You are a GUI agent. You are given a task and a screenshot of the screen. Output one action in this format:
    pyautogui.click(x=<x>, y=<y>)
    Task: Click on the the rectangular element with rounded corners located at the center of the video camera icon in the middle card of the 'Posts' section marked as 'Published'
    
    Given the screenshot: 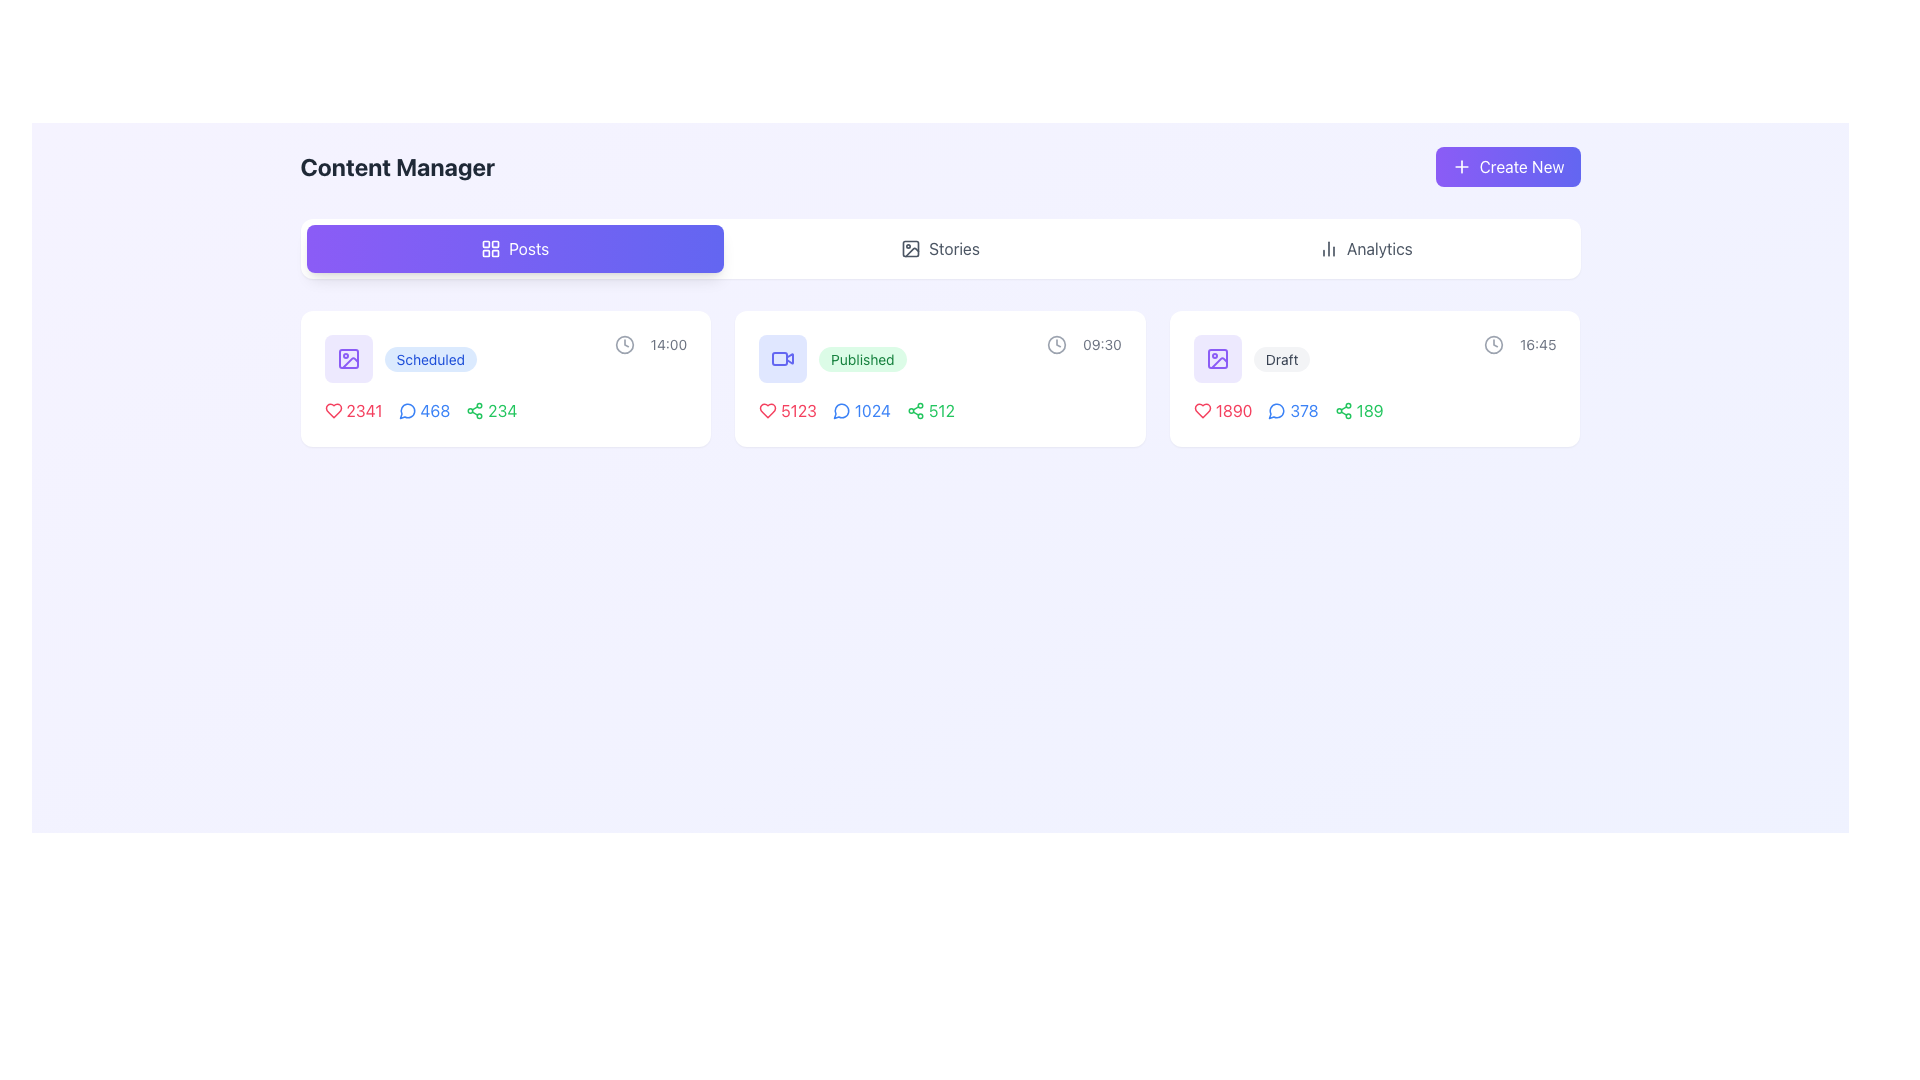 What is the action you would take?
    pyautogui.click(x=779, y=357)
    